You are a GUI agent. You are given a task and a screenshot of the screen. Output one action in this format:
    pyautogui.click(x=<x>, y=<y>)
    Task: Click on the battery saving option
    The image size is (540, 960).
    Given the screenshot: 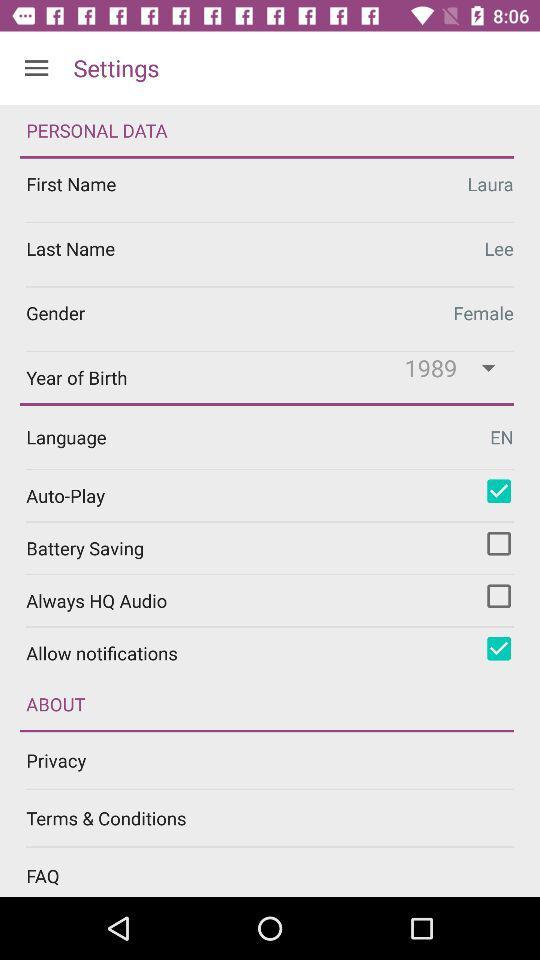 What is the action you would take?
    pyautogui.click(x=498, y=543)
    